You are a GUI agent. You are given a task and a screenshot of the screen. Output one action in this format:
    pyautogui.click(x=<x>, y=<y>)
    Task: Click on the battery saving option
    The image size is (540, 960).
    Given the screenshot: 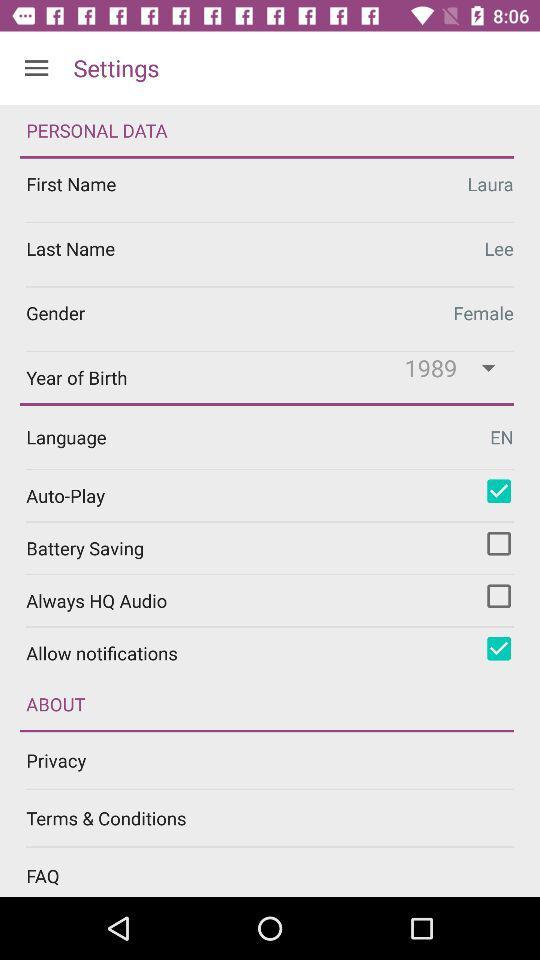 What is the action you would take?
    pyautogui.click(x=498, y=543)
    